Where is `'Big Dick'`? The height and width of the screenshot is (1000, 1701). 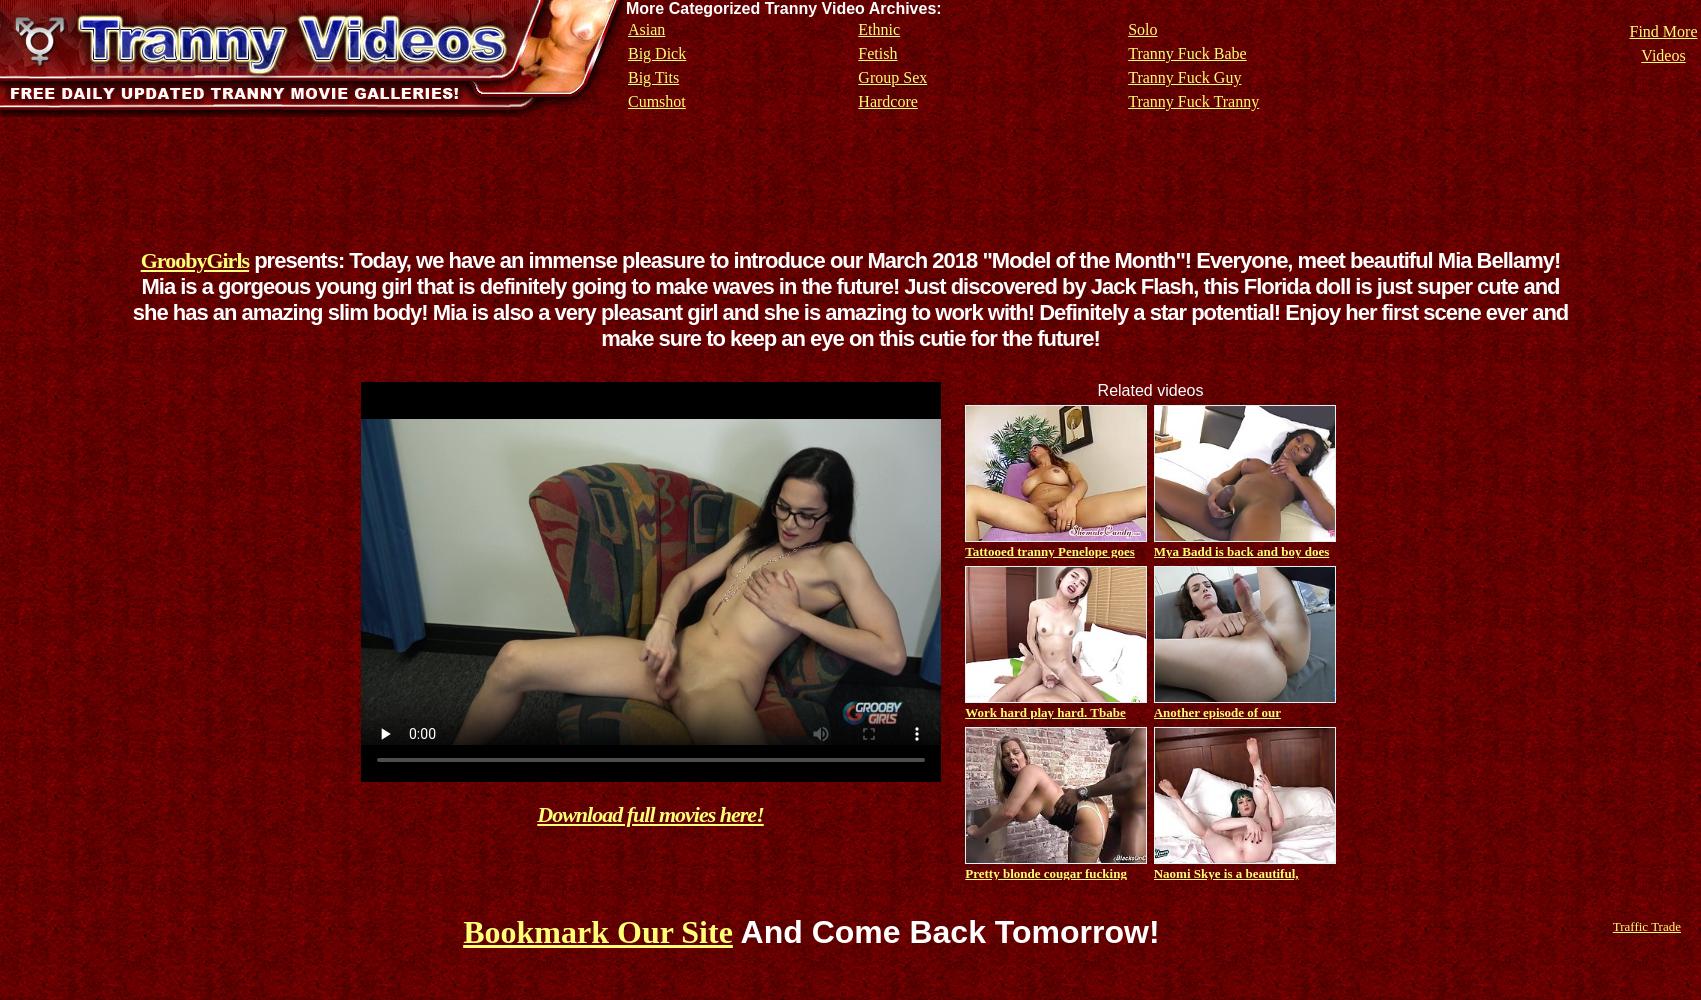
'Big Dick' is located at coordinates (655, 53).